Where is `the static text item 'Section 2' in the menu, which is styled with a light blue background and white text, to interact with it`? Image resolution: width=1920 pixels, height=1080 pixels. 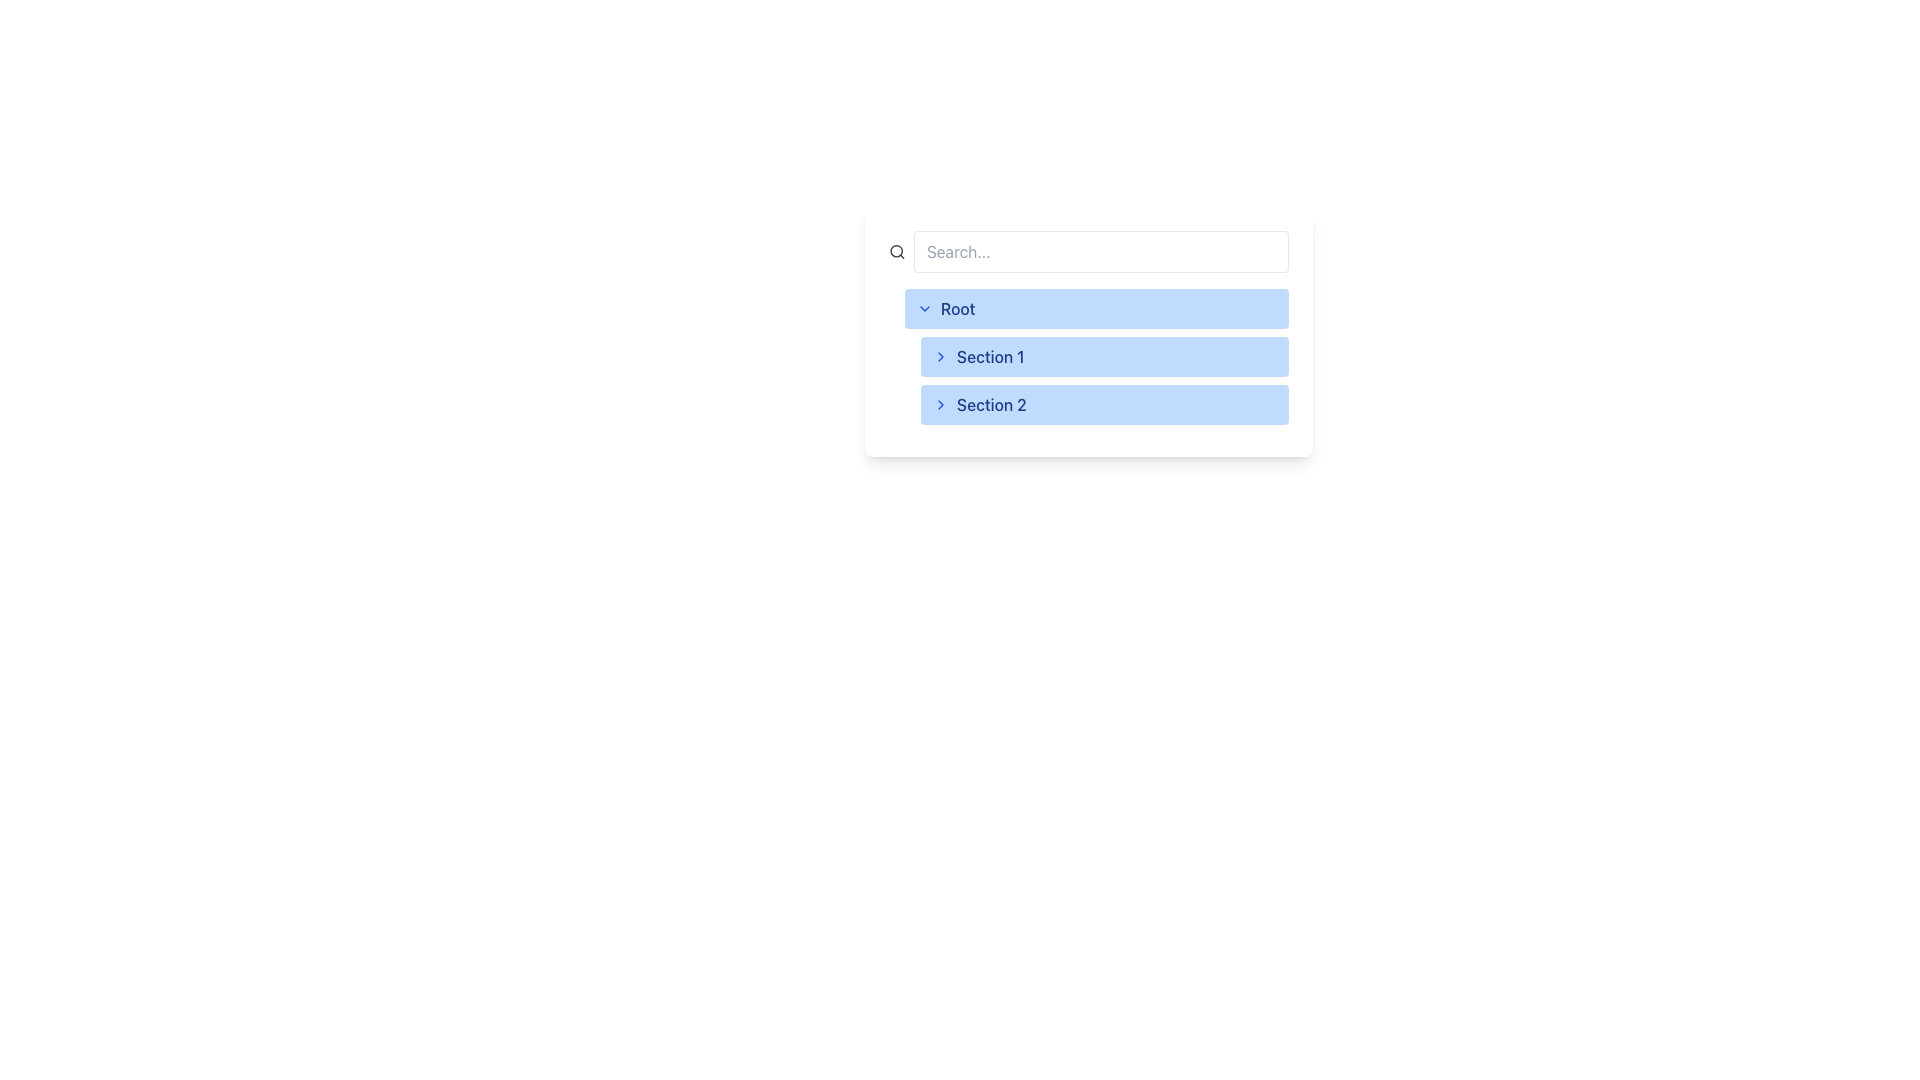 the static text item 'Section 2' in the menu, which is styled with a light blue background and white text, to interact with it is located at coordinates (1103, 381).